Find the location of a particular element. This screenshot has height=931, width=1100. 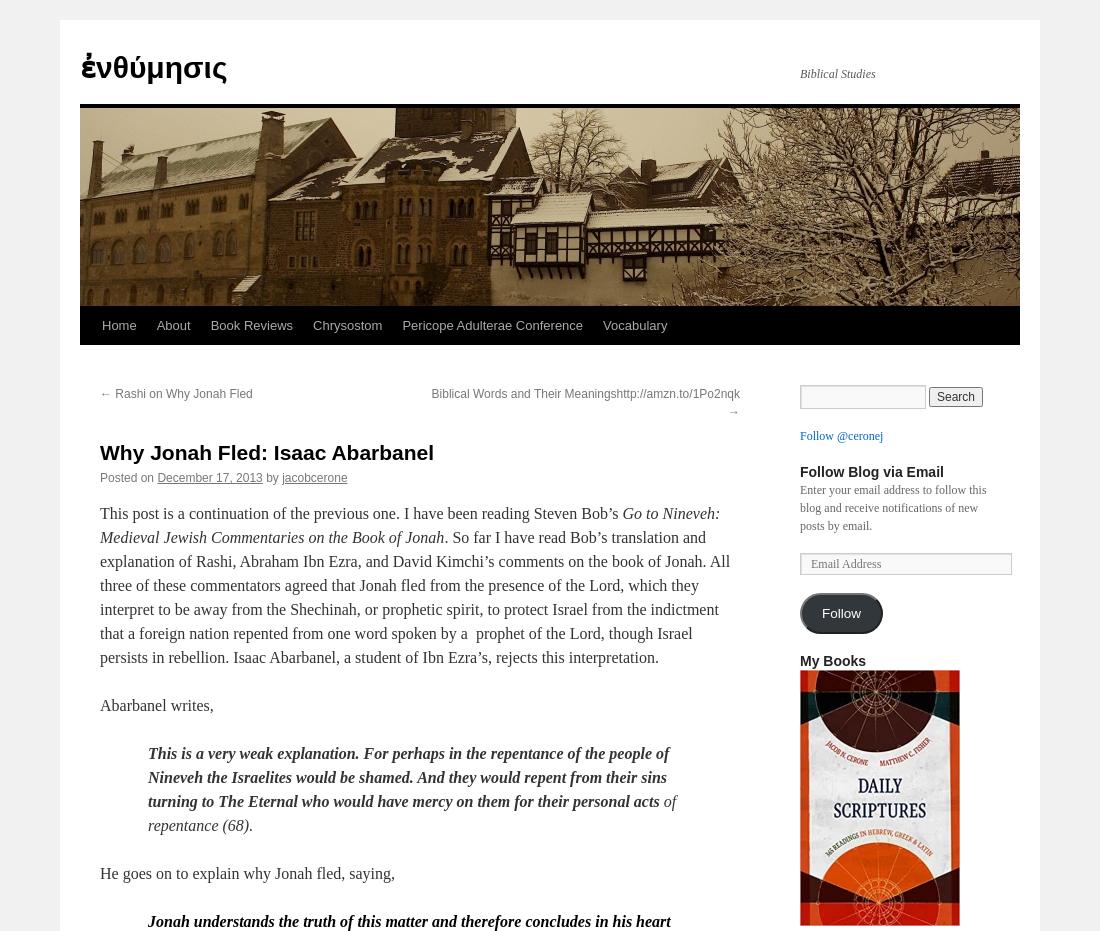

'of repentance (68).' is located at coordinates (146, 812).